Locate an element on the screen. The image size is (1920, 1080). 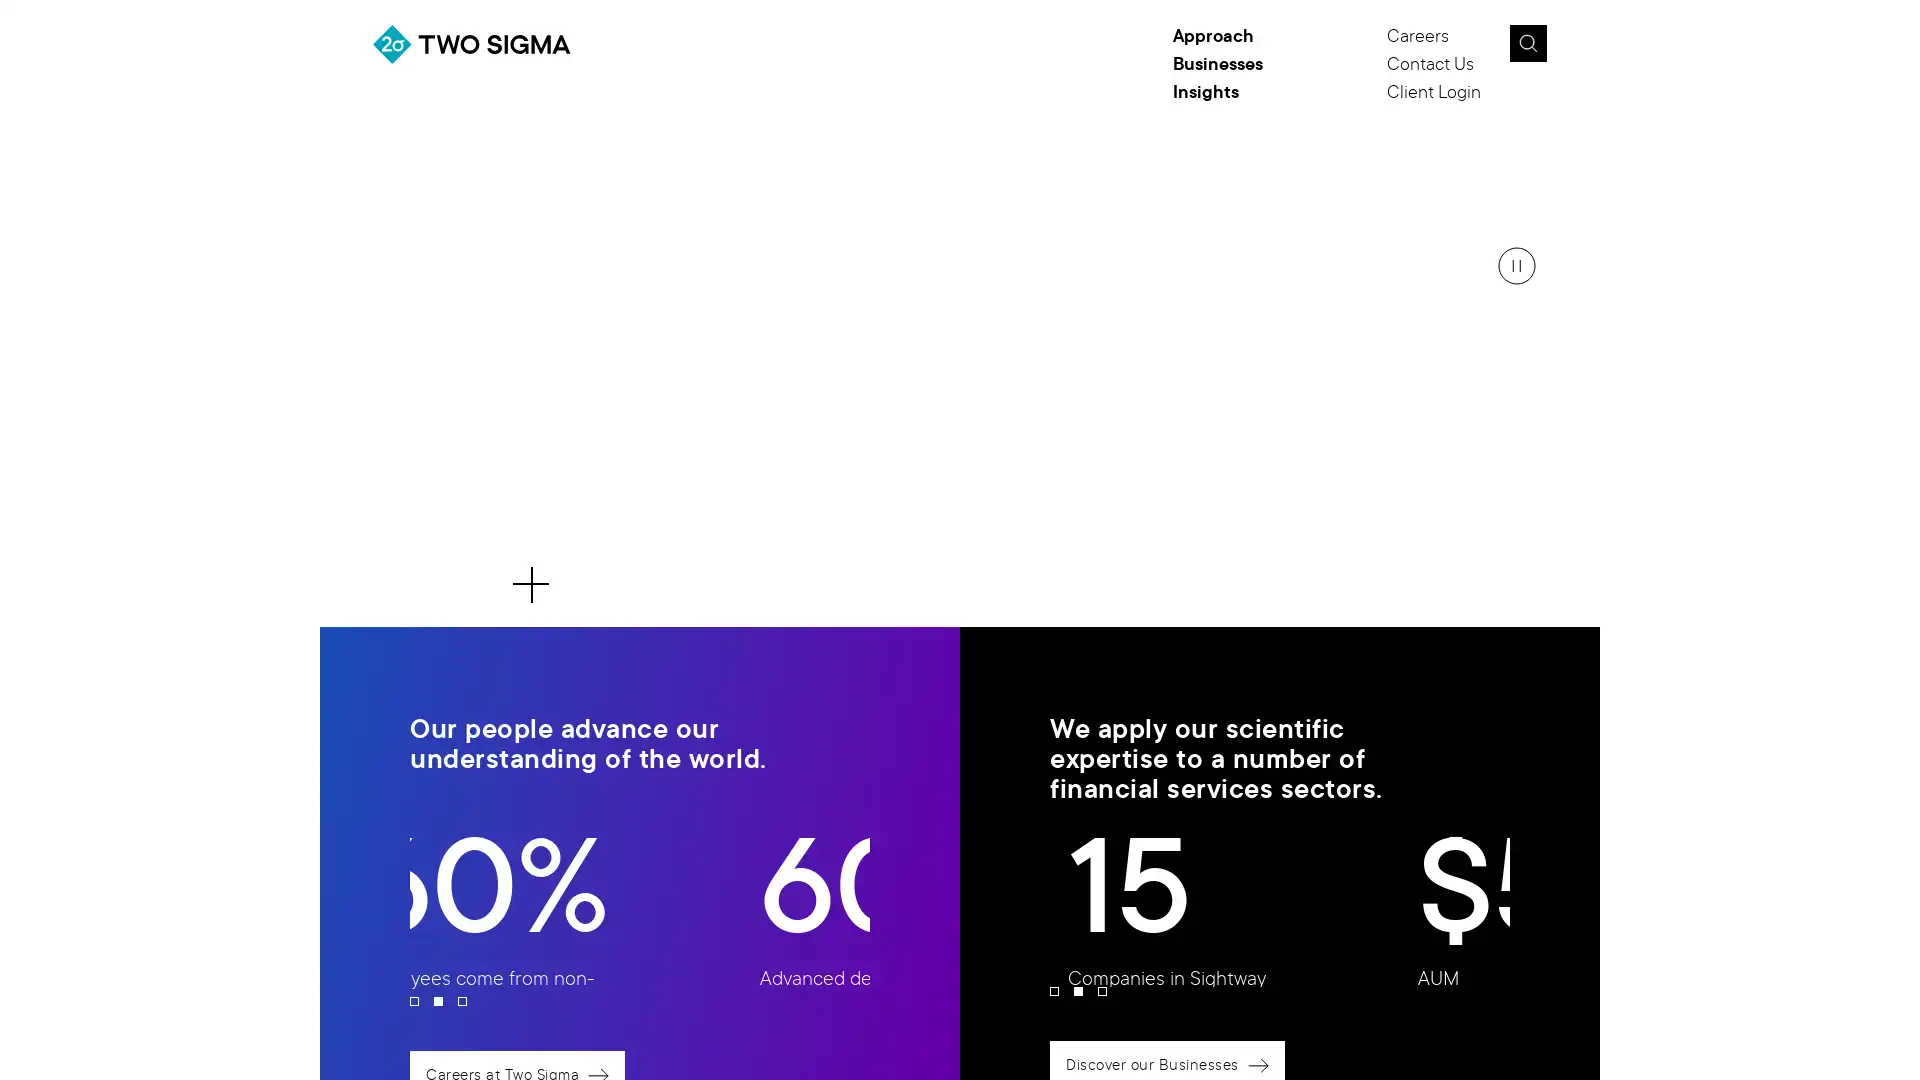
Search is located at coordinates (1573, 49).